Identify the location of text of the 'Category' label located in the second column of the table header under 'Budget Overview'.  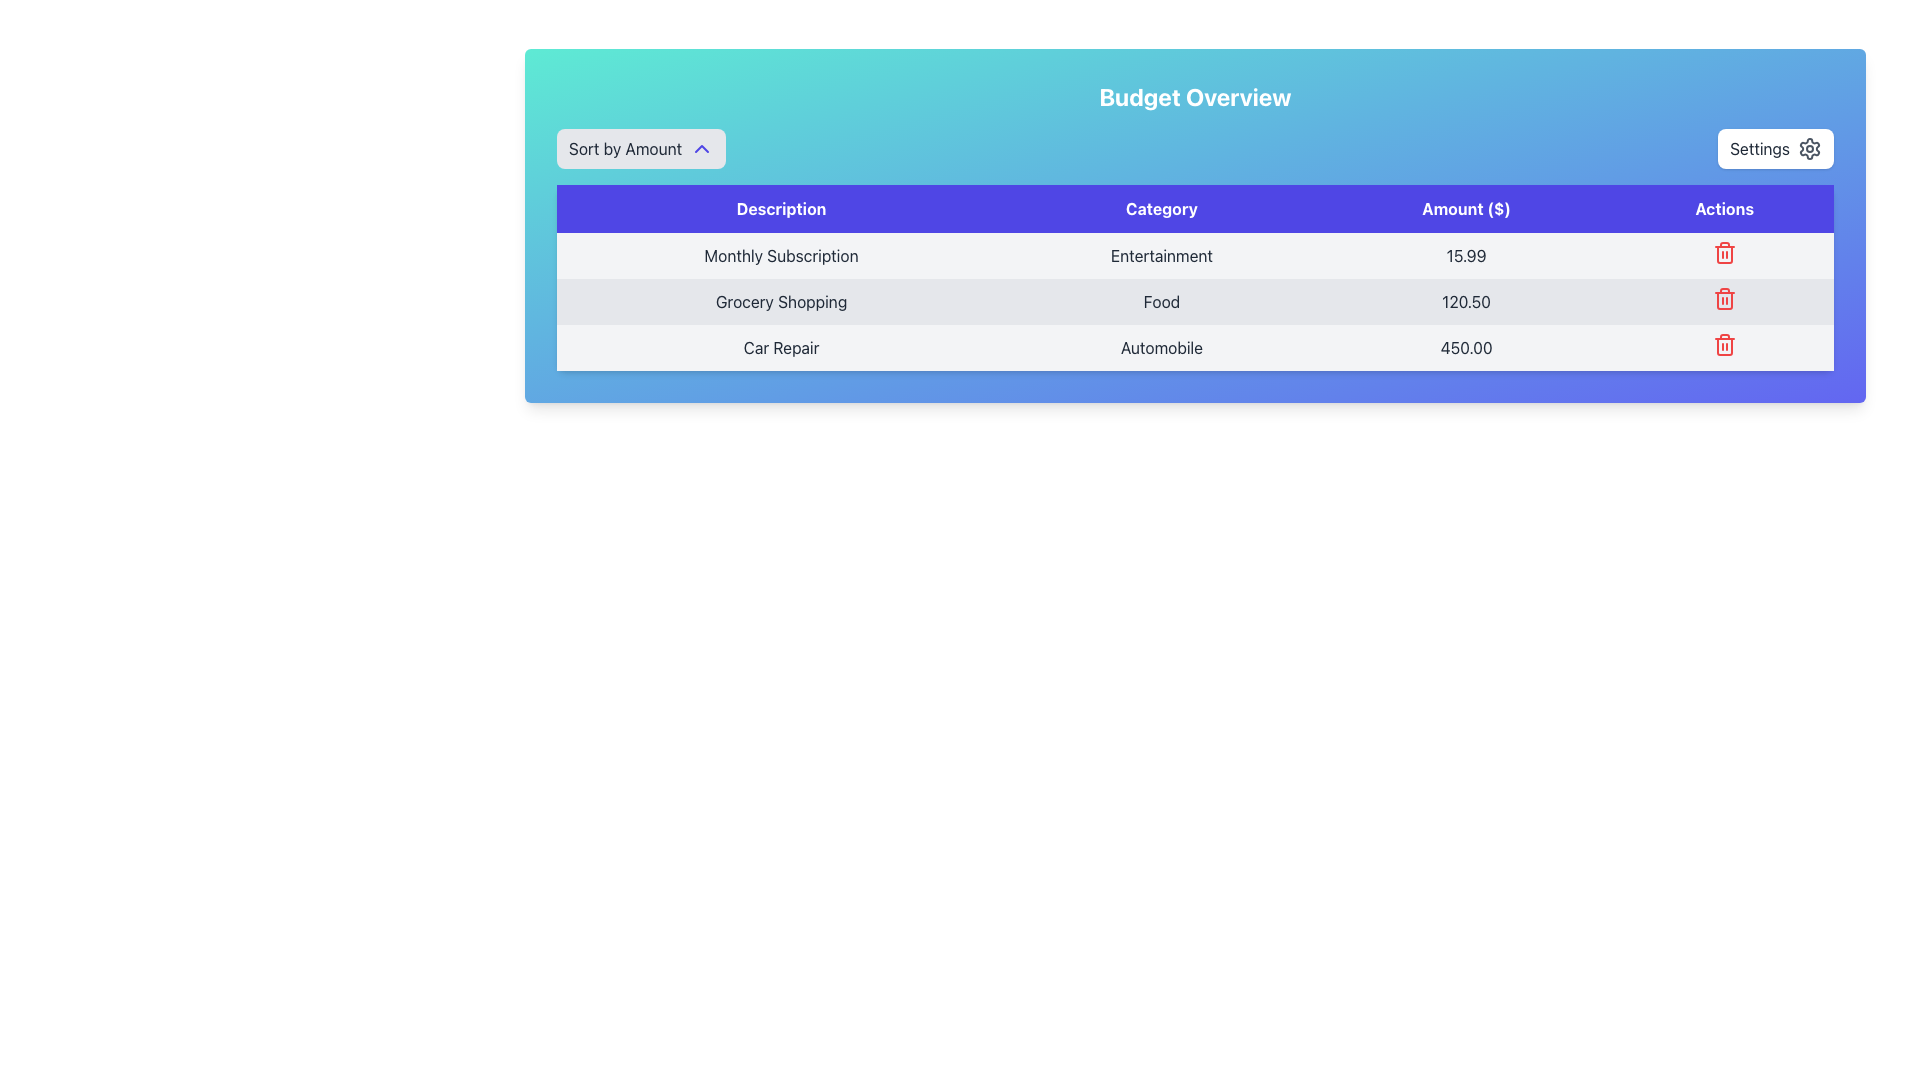
(1161, 208).